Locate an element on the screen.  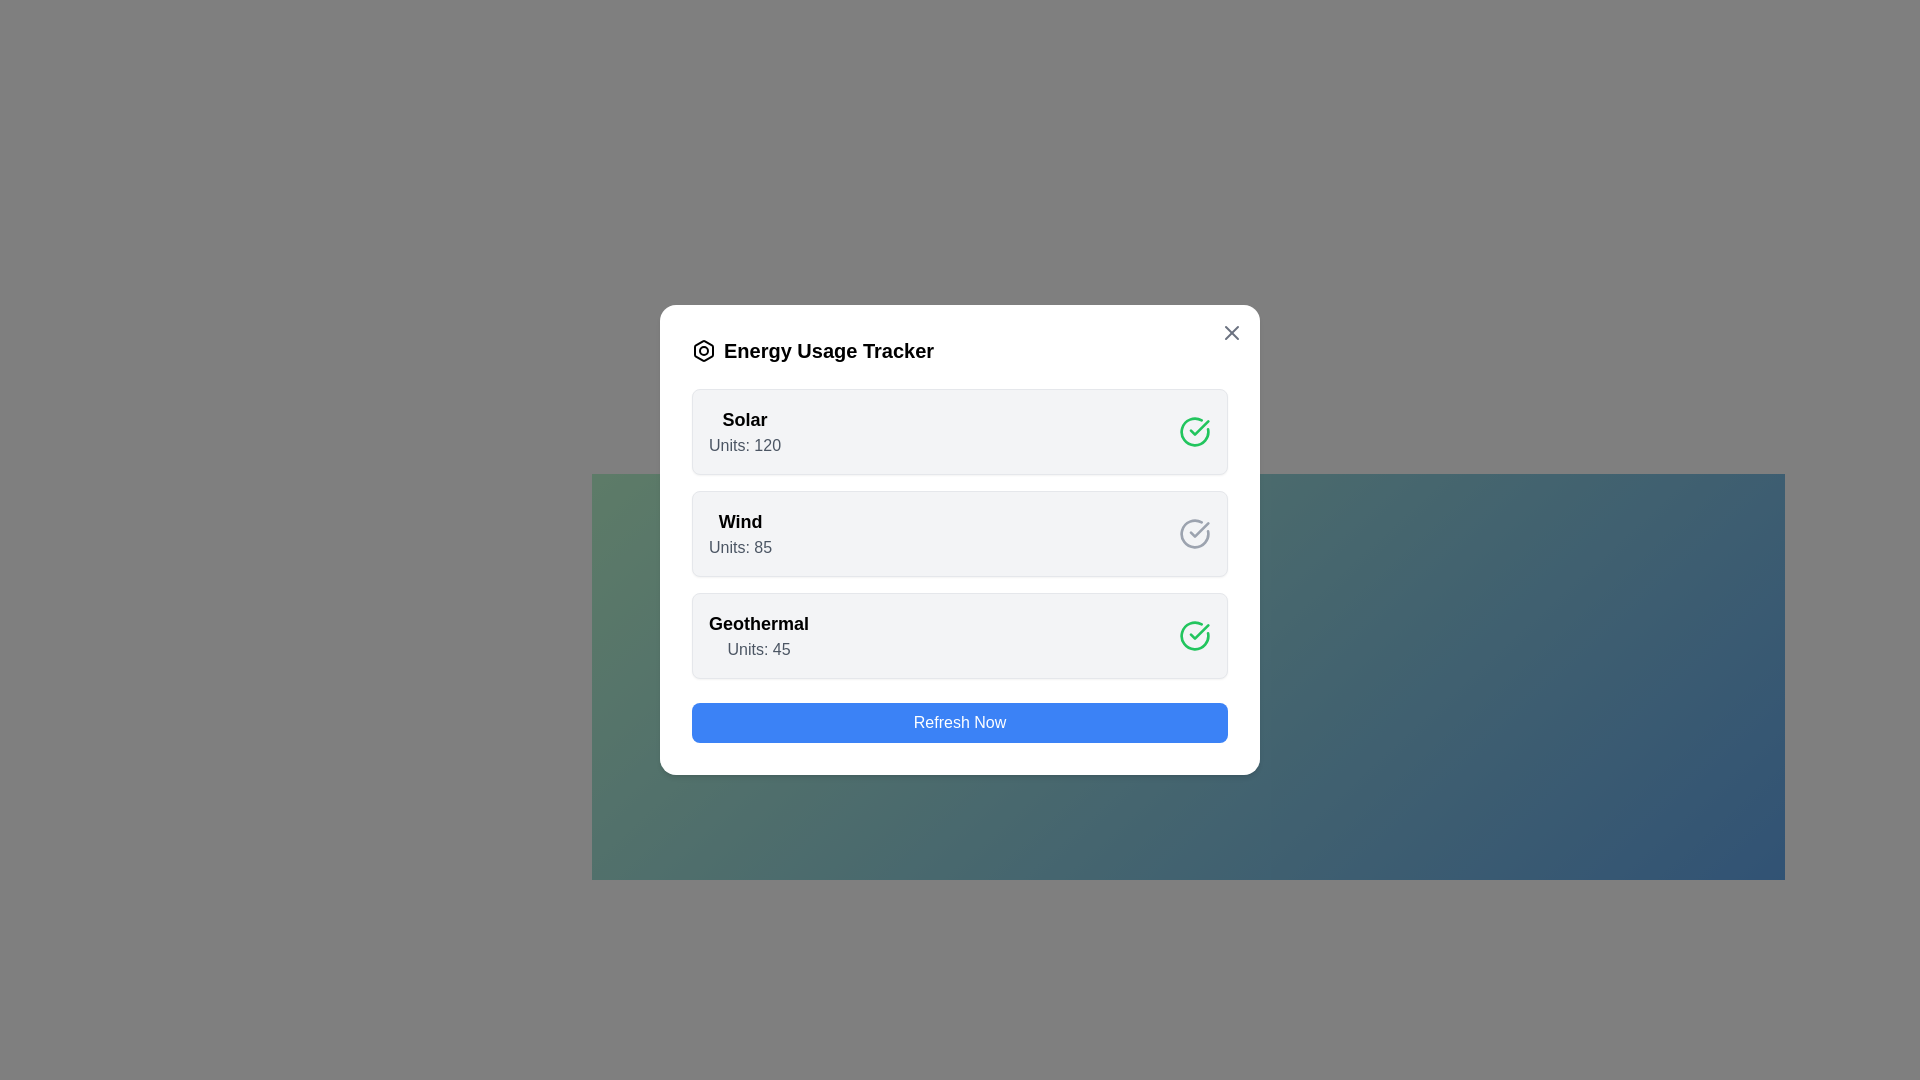
the bolded text label displaying 'Wind' located at the top of the 'Wind Units: 85' card, which is part of a group of three cards labeled 'Solar', 'Wind', and 'Geothermal' is located at coordinates (739, 520).